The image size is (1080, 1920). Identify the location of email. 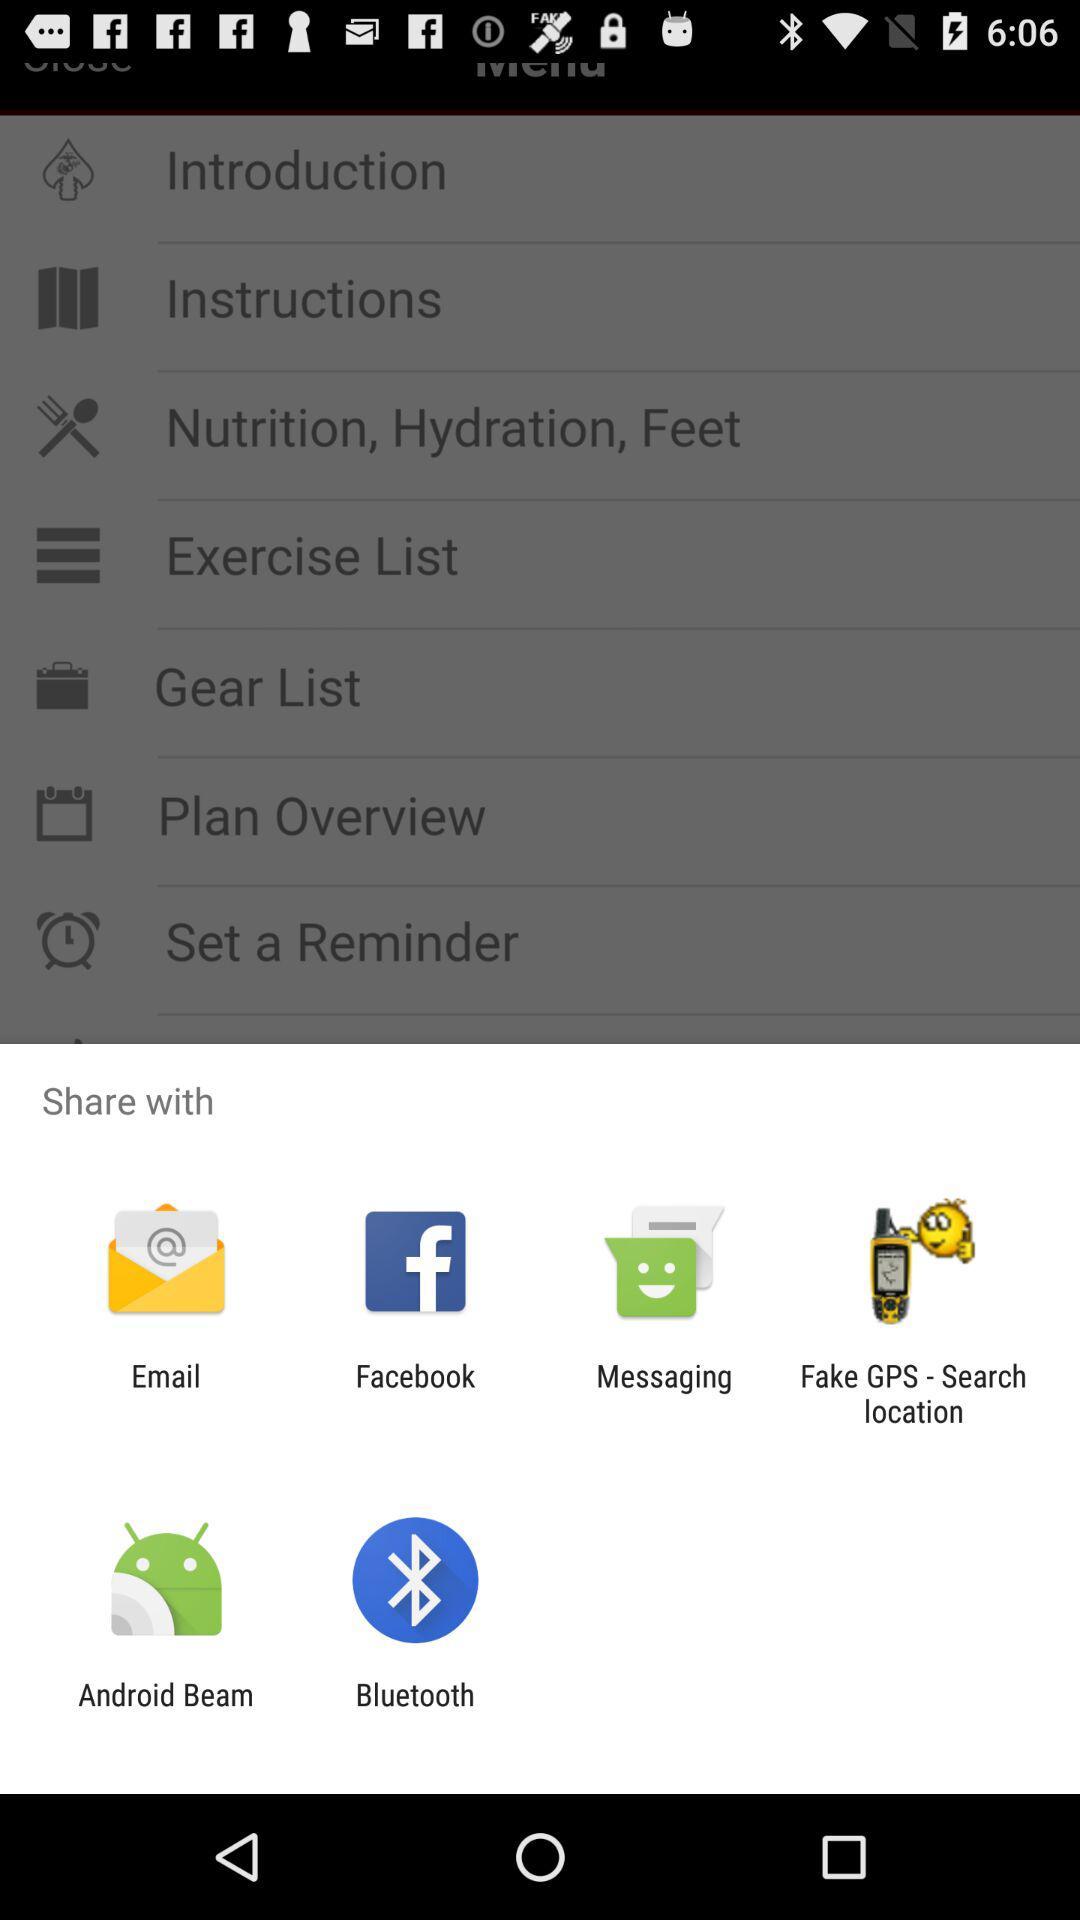
(165, 1392).